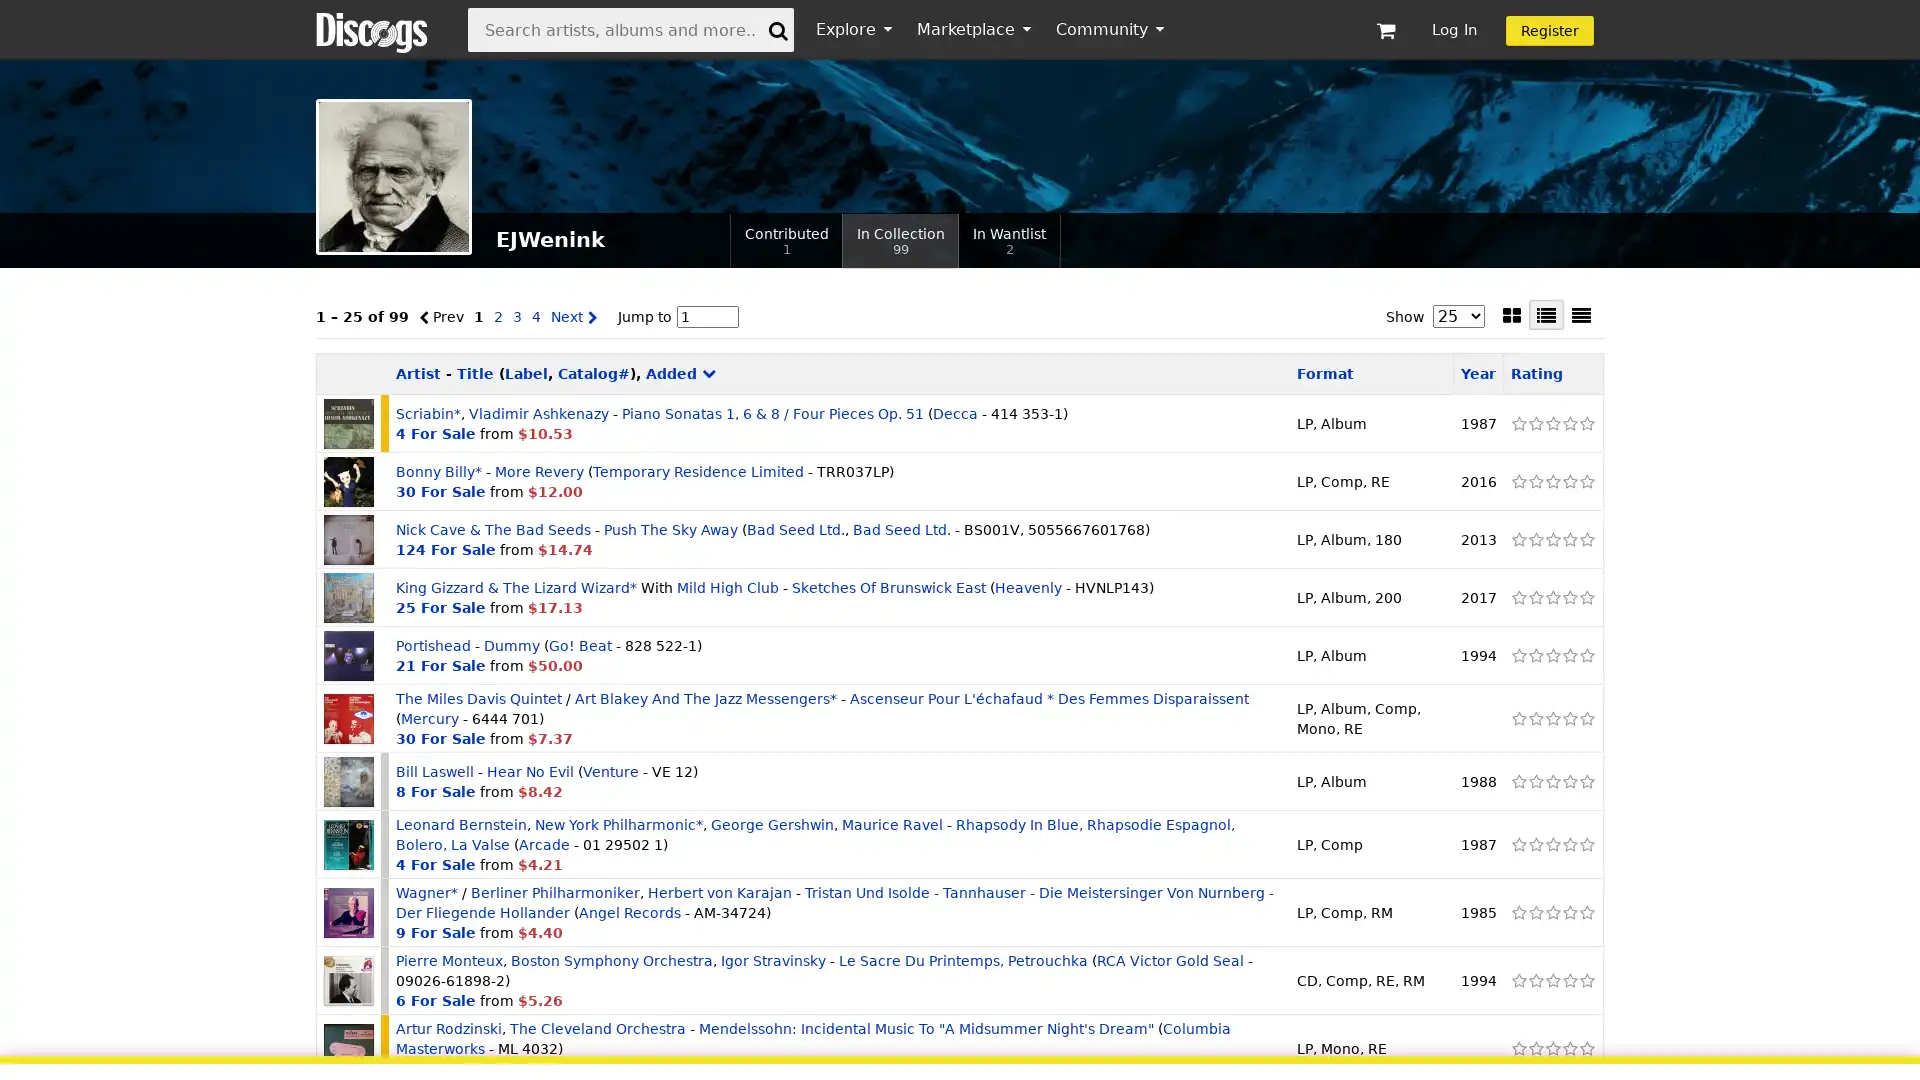 This screenshot has height=1080, width=1920. Describe the element at coordinates (1585, 540) in the screenshot. I see `Rate this release 5 stars.` at that location.